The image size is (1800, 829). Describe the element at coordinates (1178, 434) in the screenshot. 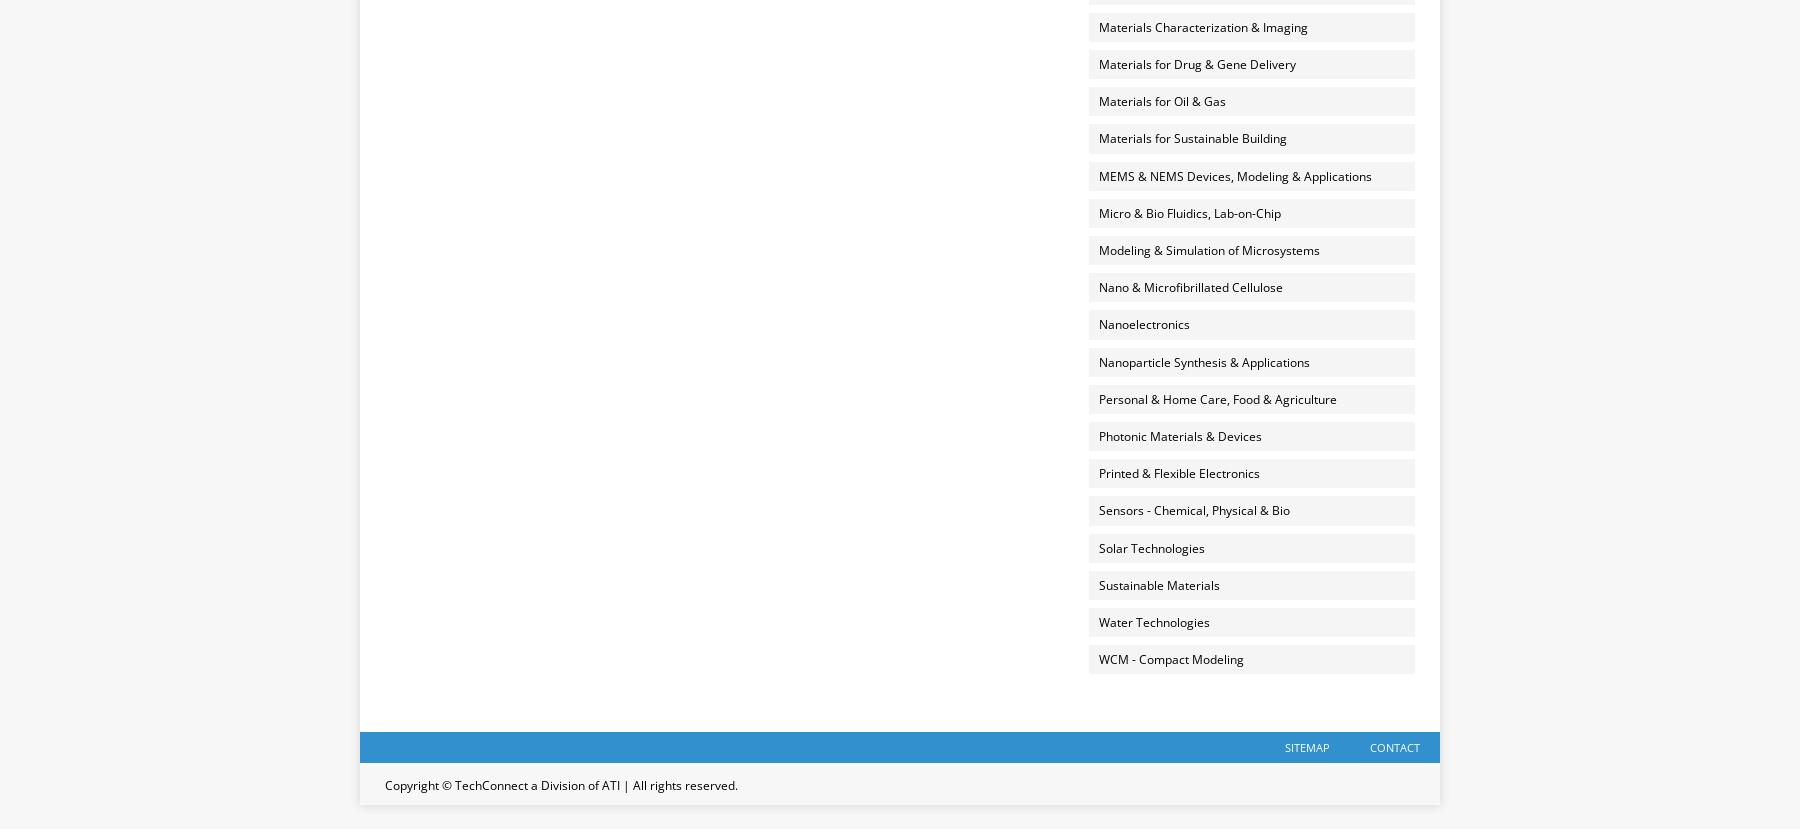

I see `'Photonic Materials & Devices'` at that location.